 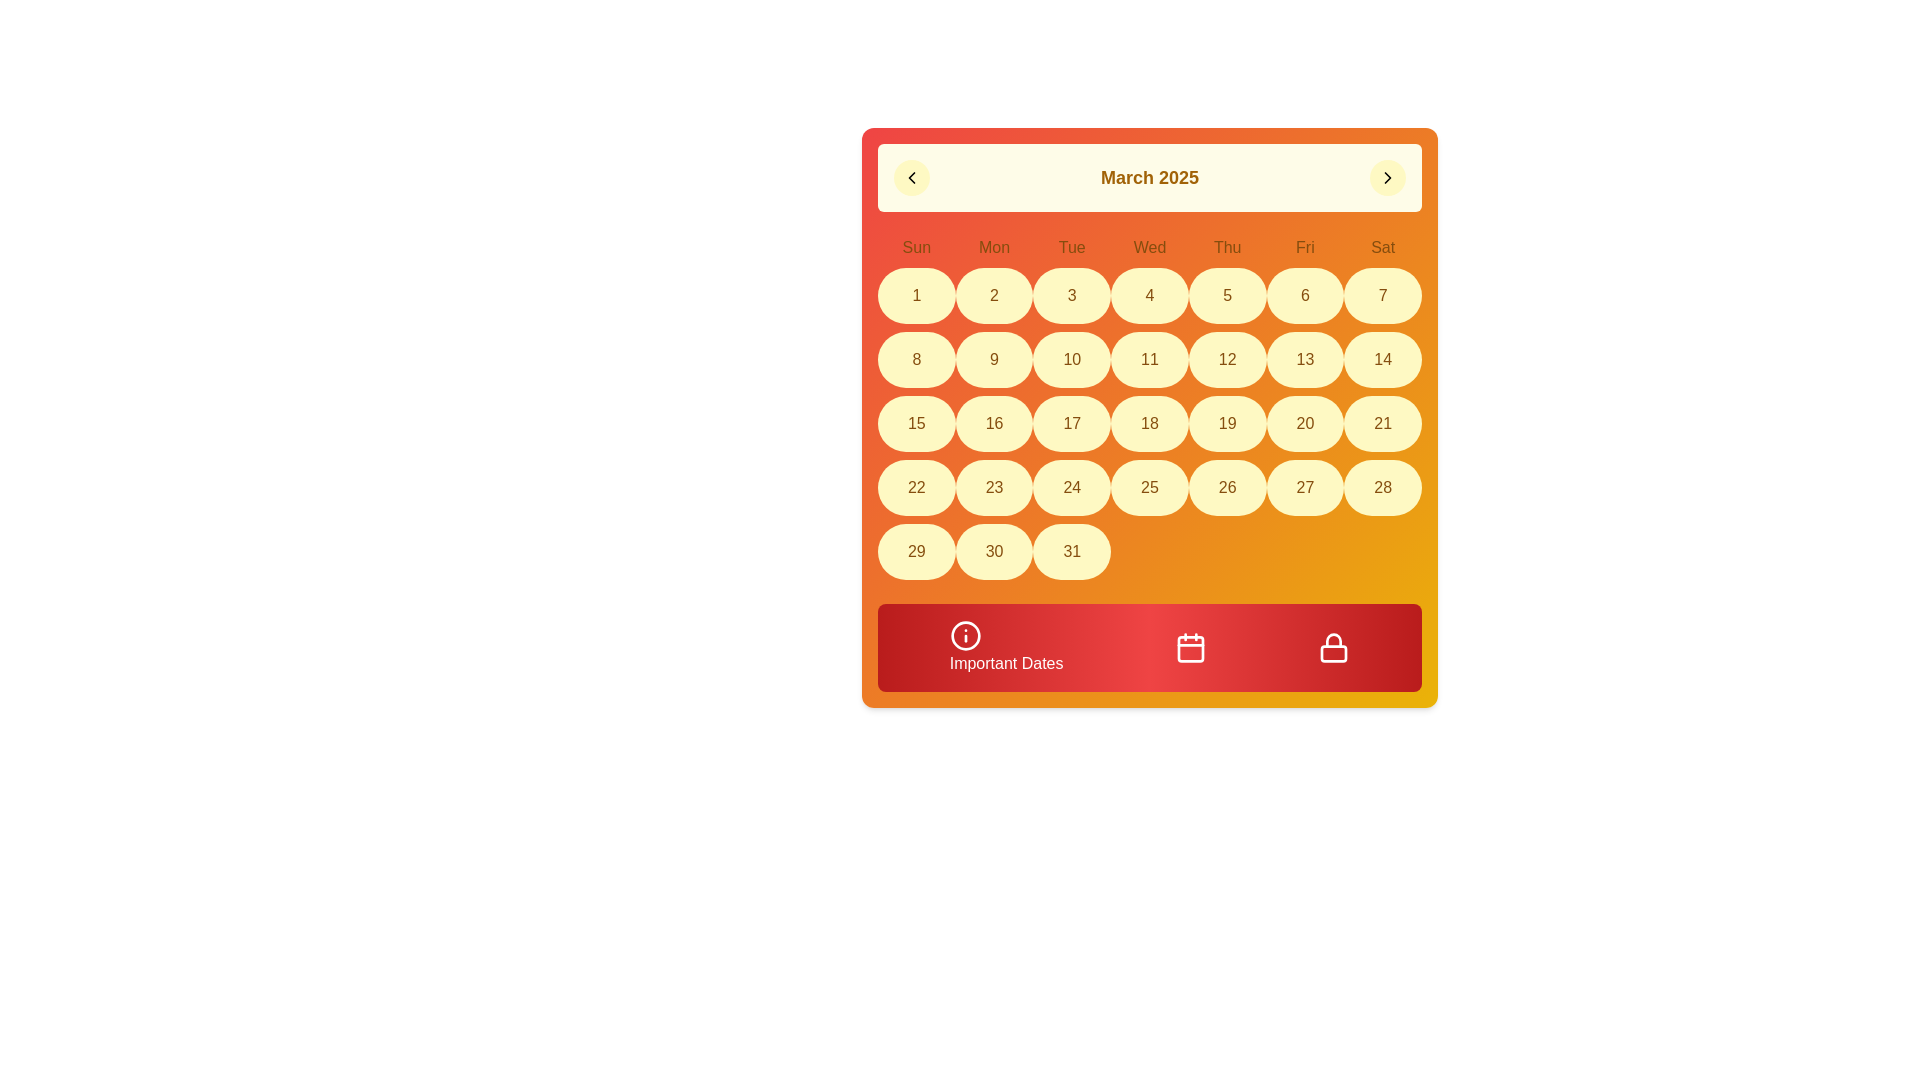 What do you see at coordinates (1386, 176) in the screenshot?
I see `the navigation icon in the calendar header, located at the top right corner next to the month display ('March 2025'), to understand its function for moving to the next month` at bounding box center [1386, 176].